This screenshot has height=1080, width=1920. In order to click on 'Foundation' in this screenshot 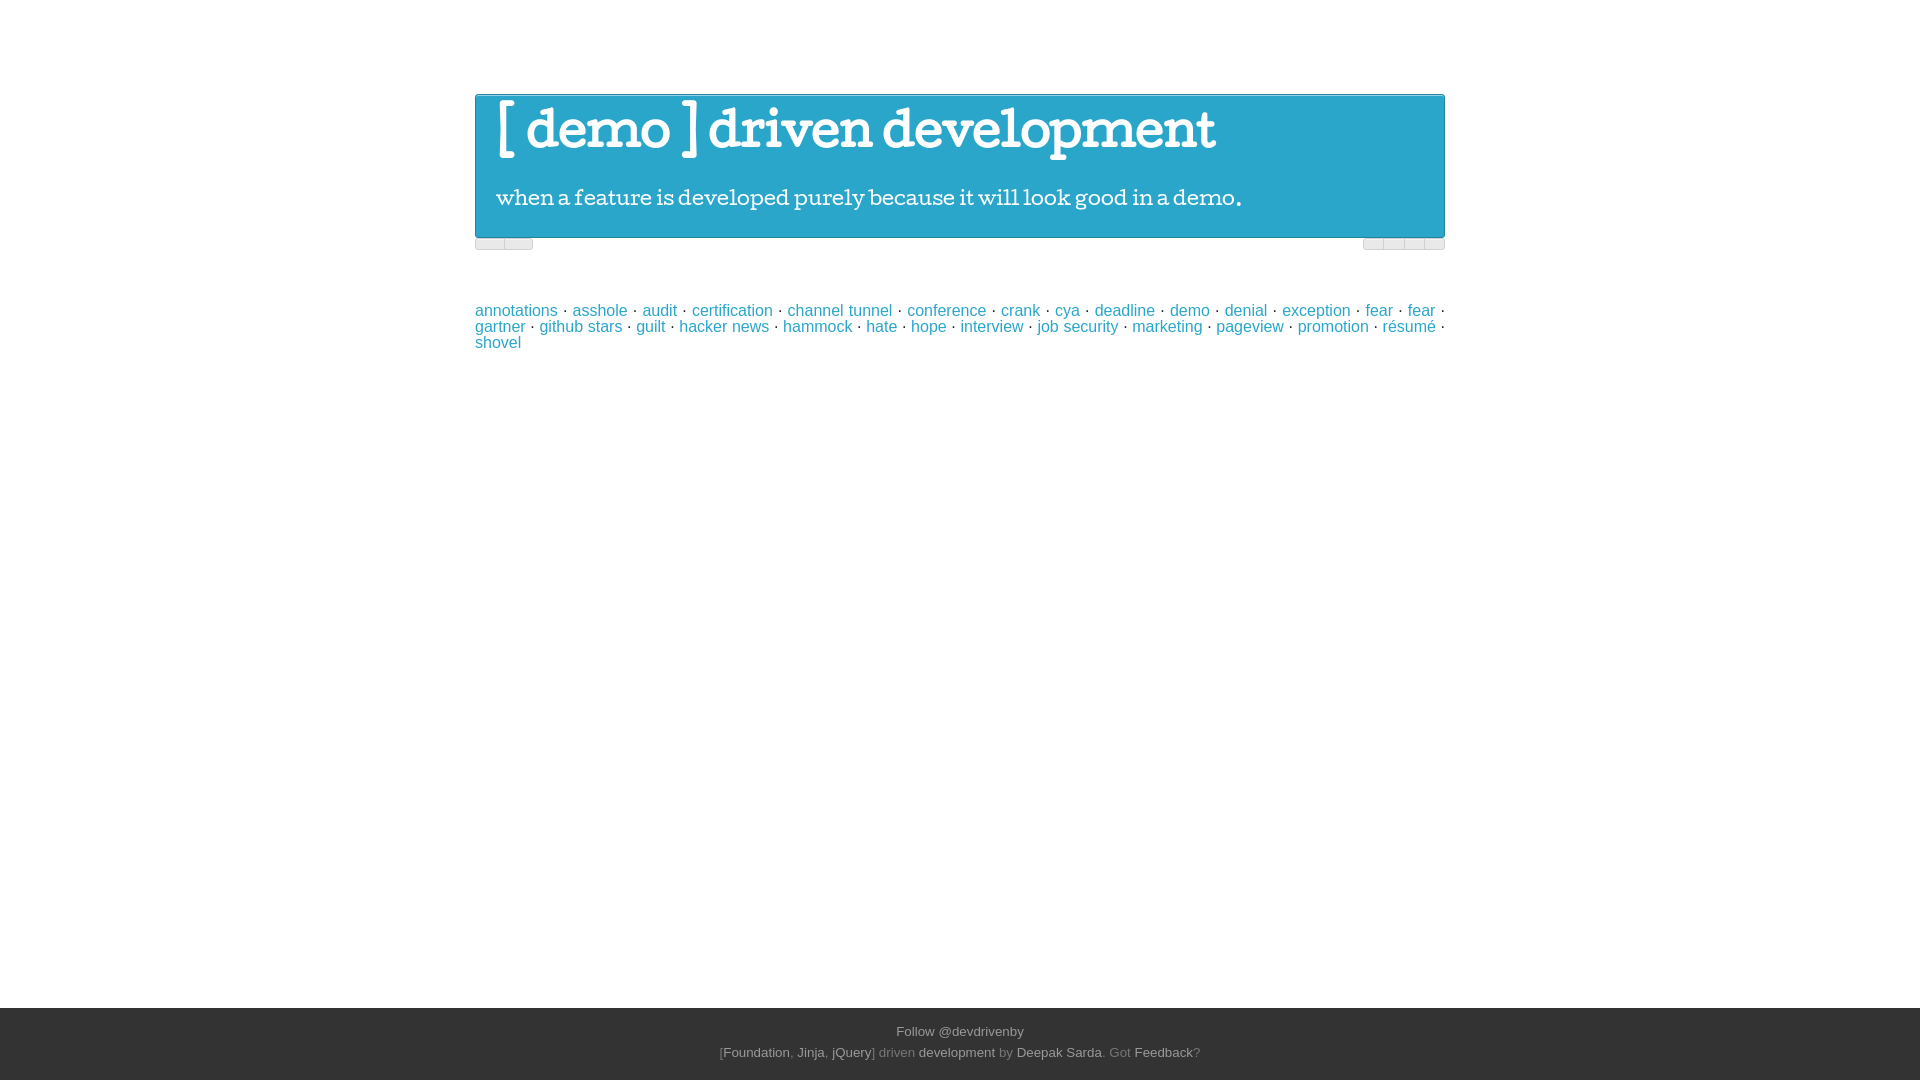, I will do `click(722, 1051)`.